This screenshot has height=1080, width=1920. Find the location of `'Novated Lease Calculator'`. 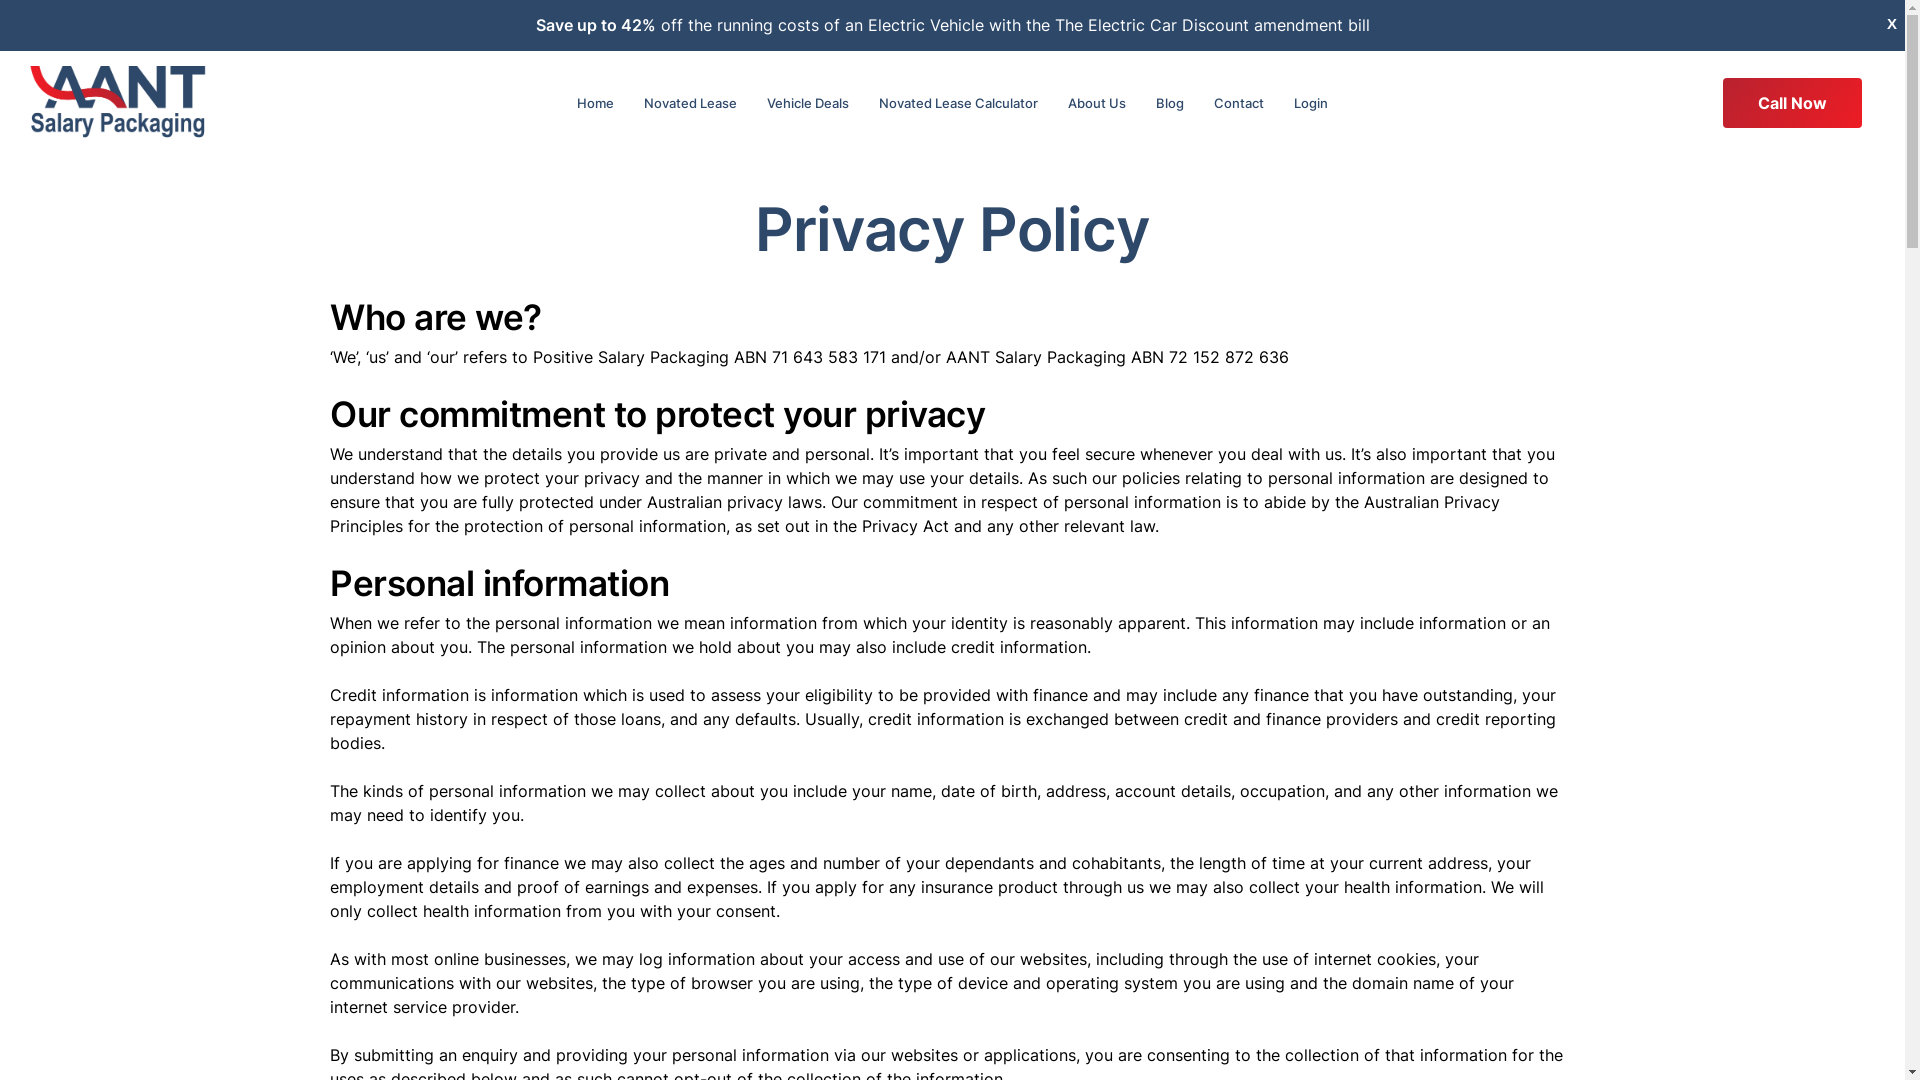

'Novated Lease Calculator' is located at coordinates (864, 103).